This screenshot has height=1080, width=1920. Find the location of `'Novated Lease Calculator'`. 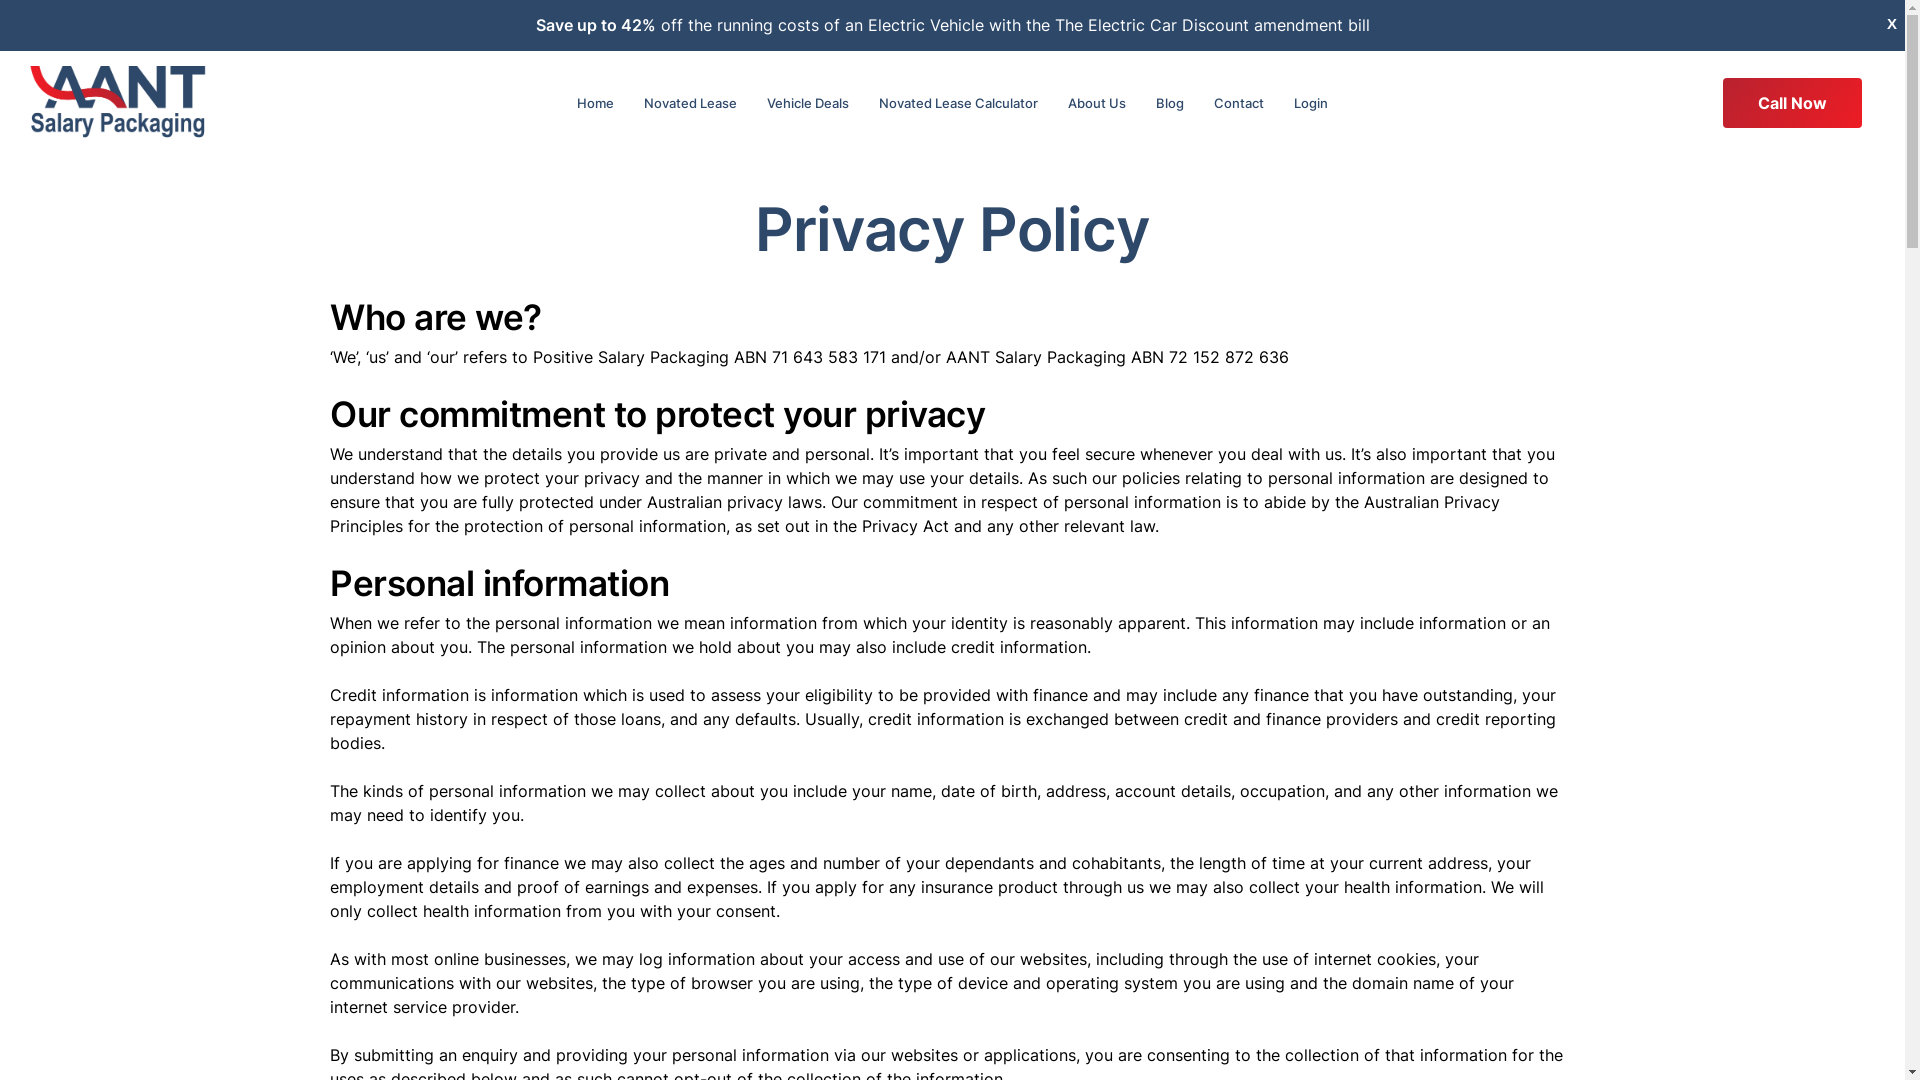

'Novated Lease Calculator' is located at coordinates (864, 103).